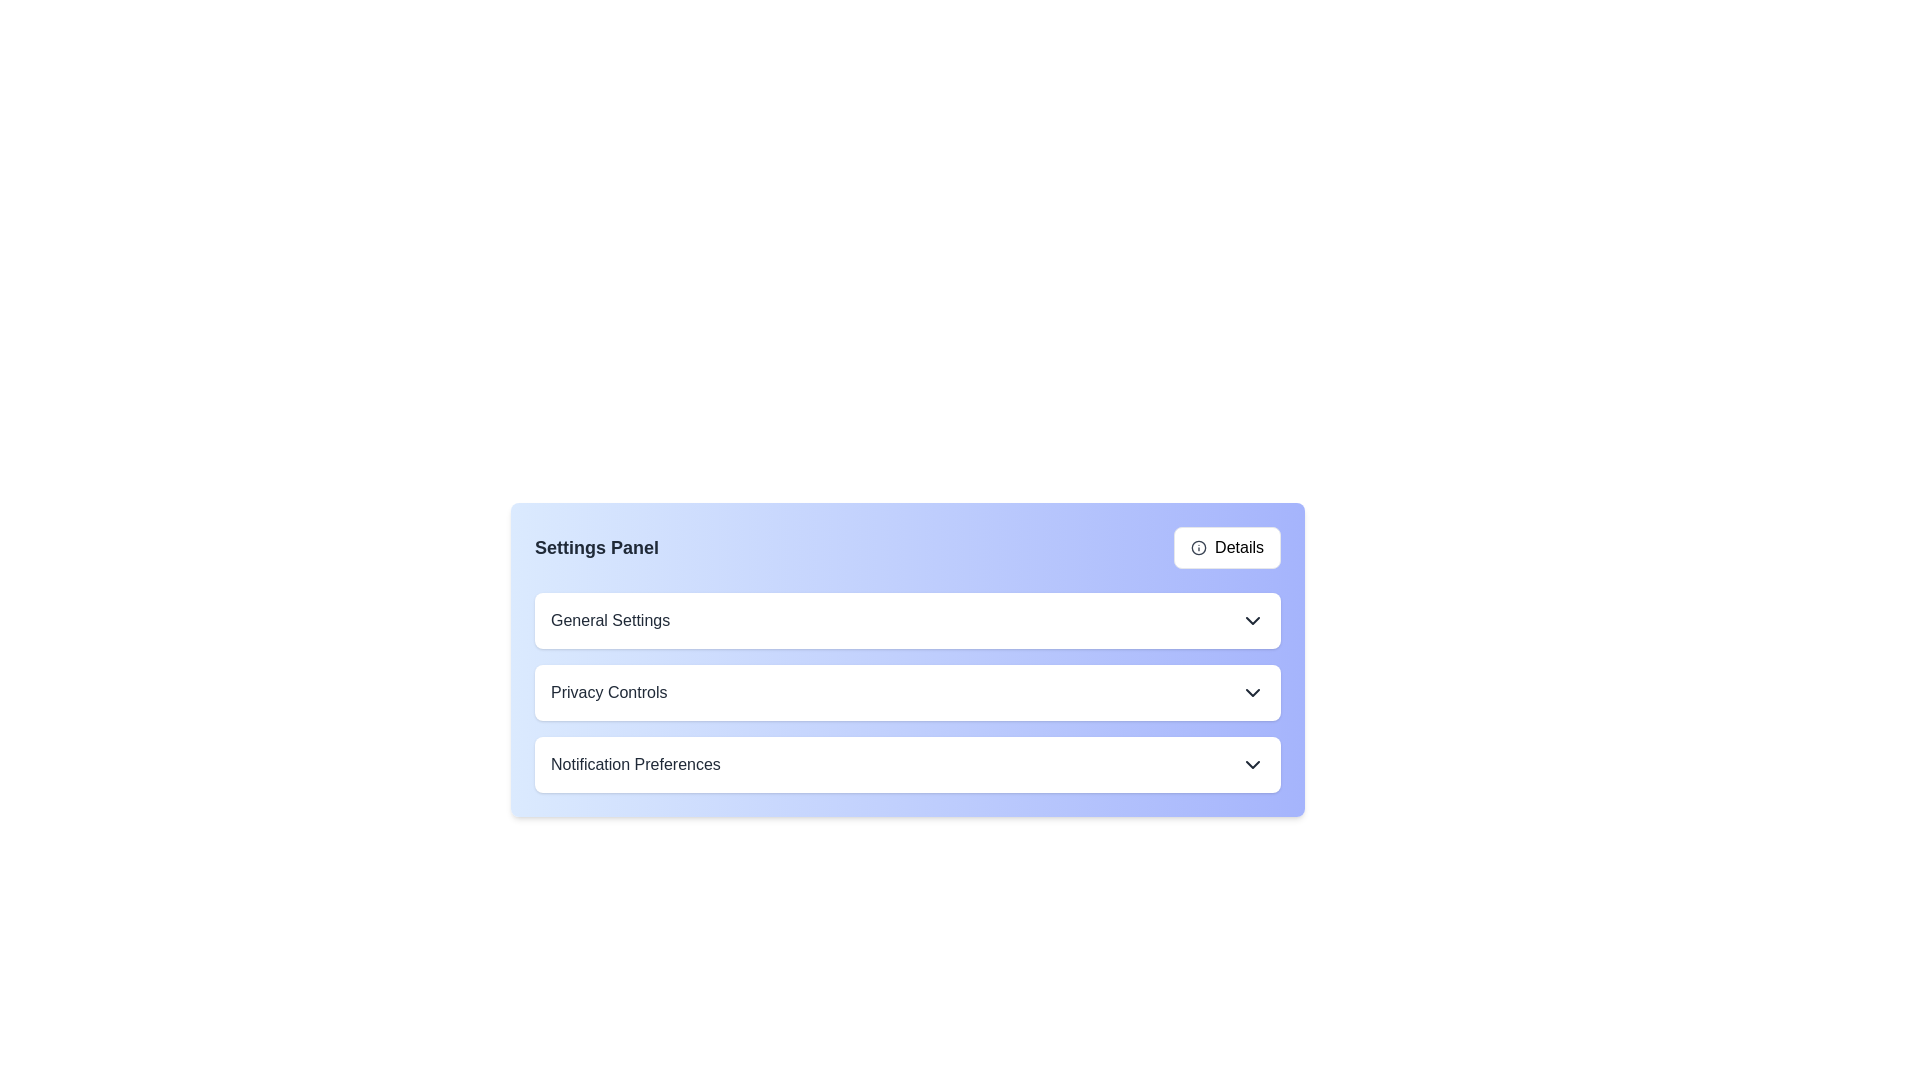  Describe the element at coordinates (1251, 764) in the screenshot. I see `the small downward-pointing chevron icon on the right side of the 'Notification Preferences' section` at that location.